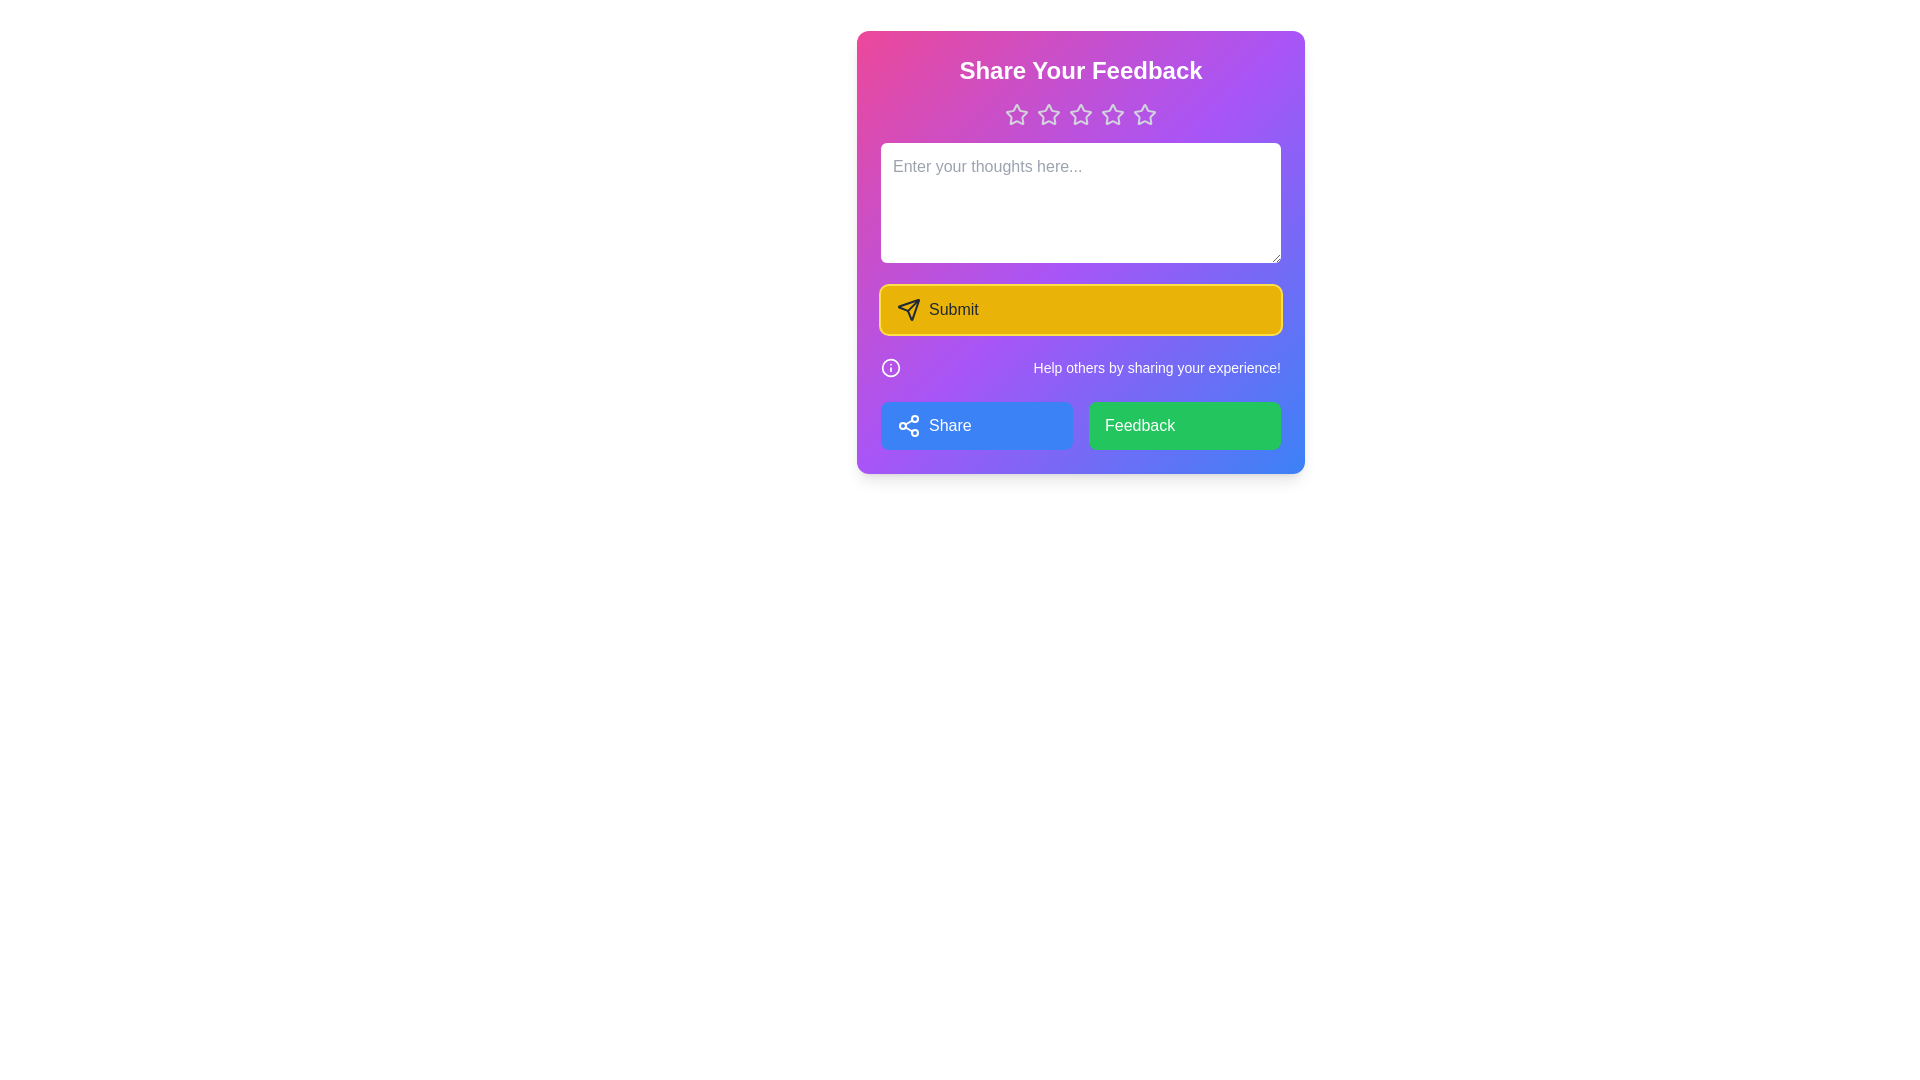 The height and width of the screenshot is (1080, 1920). What do you see at coordinates (907, 424) in the screenshot?
I see `the sharing icon located to the left of the blue 'Share' button in the bottom left section of the card interface` at bounding box center [907, 424].